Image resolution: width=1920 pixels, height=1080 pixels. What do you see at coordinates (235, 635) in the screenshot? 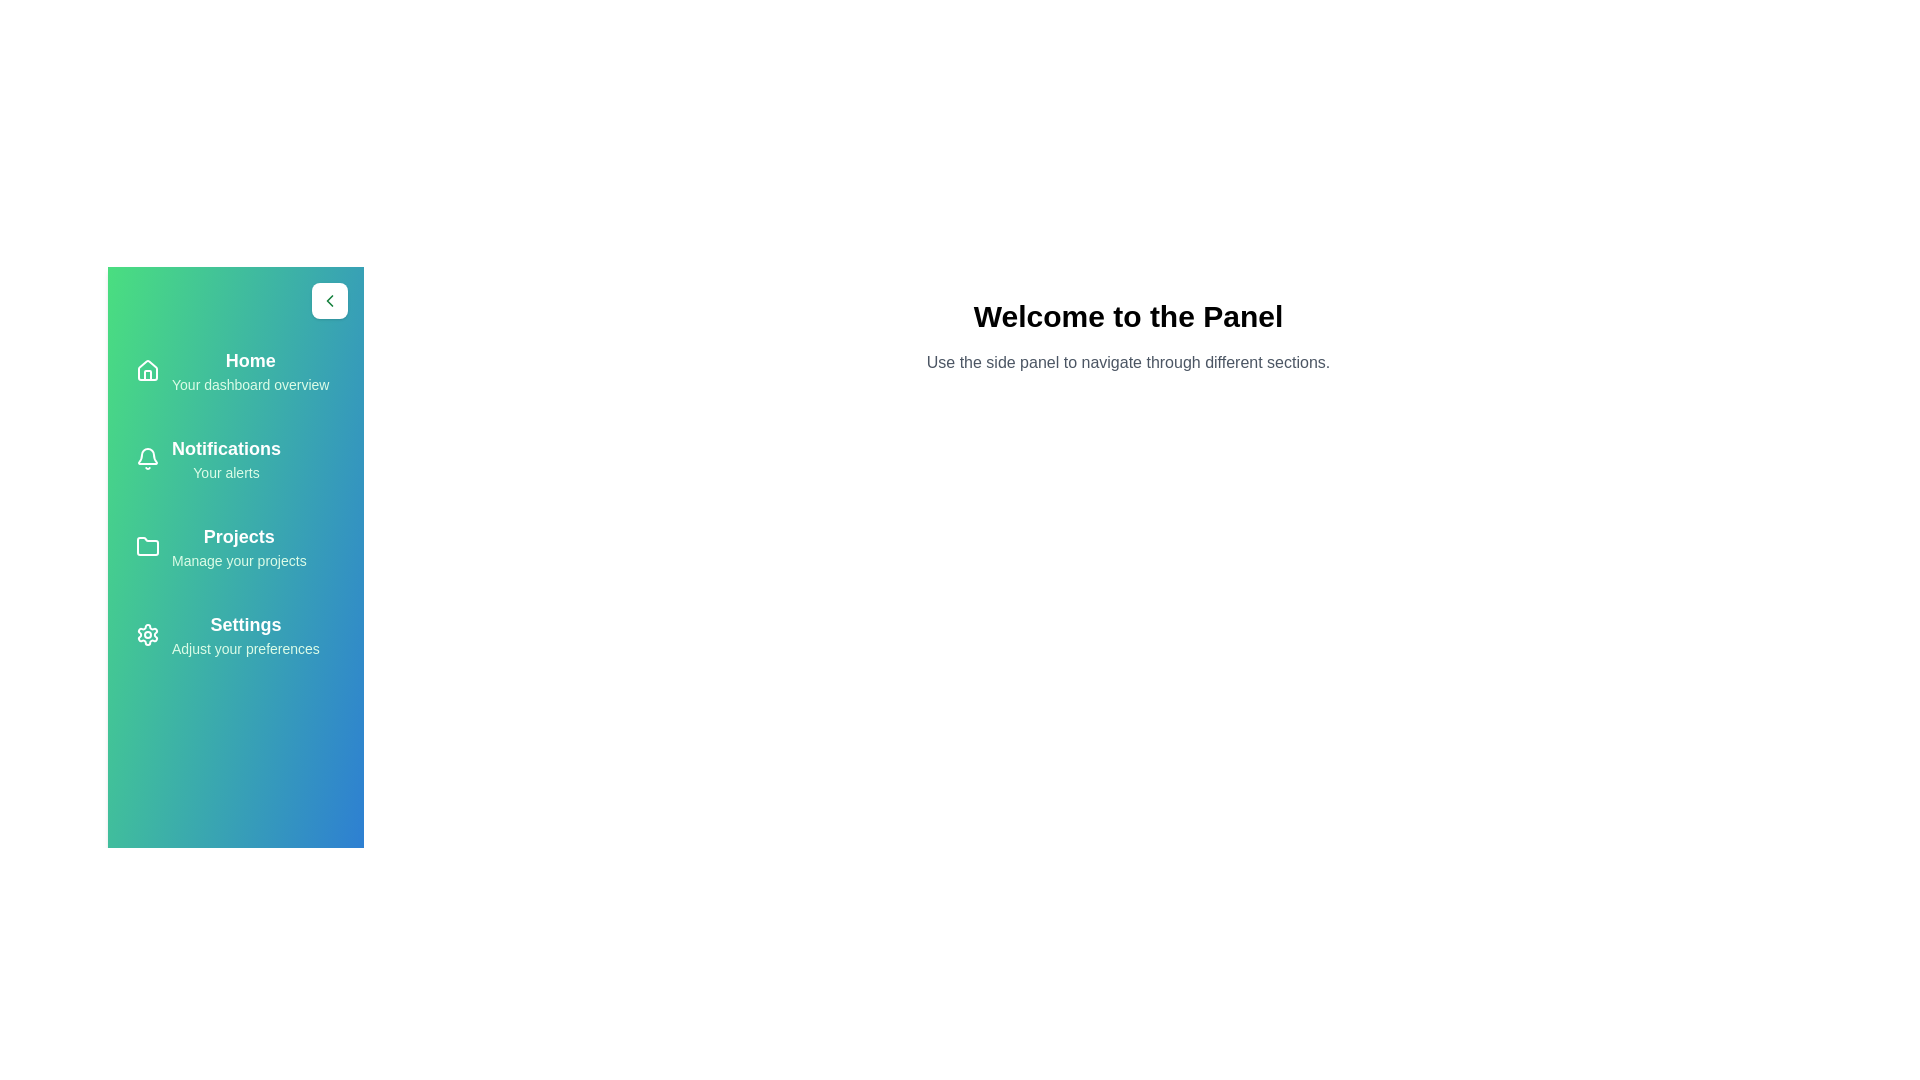
I see `the tab Settings from the side panel` at bounding box center [235, 635].